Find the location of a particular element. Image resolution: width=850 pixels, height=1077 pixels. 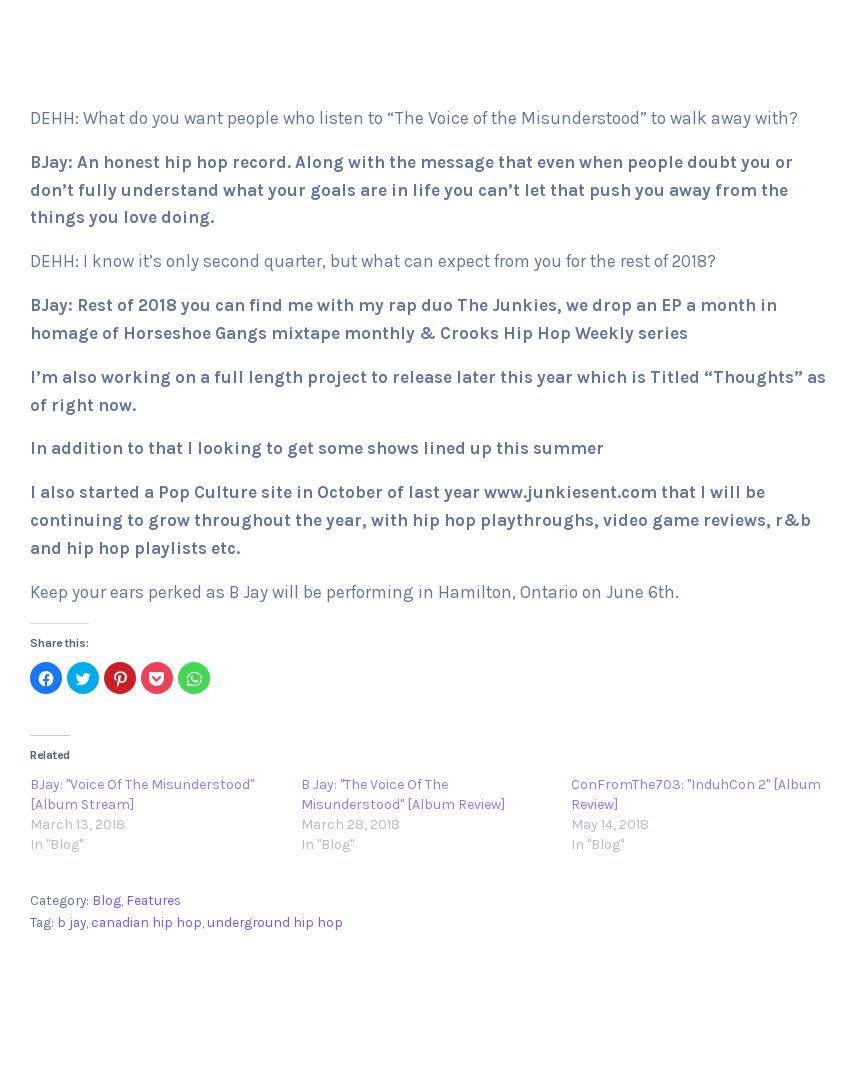

'Related' is located at coordinates (49, 753).